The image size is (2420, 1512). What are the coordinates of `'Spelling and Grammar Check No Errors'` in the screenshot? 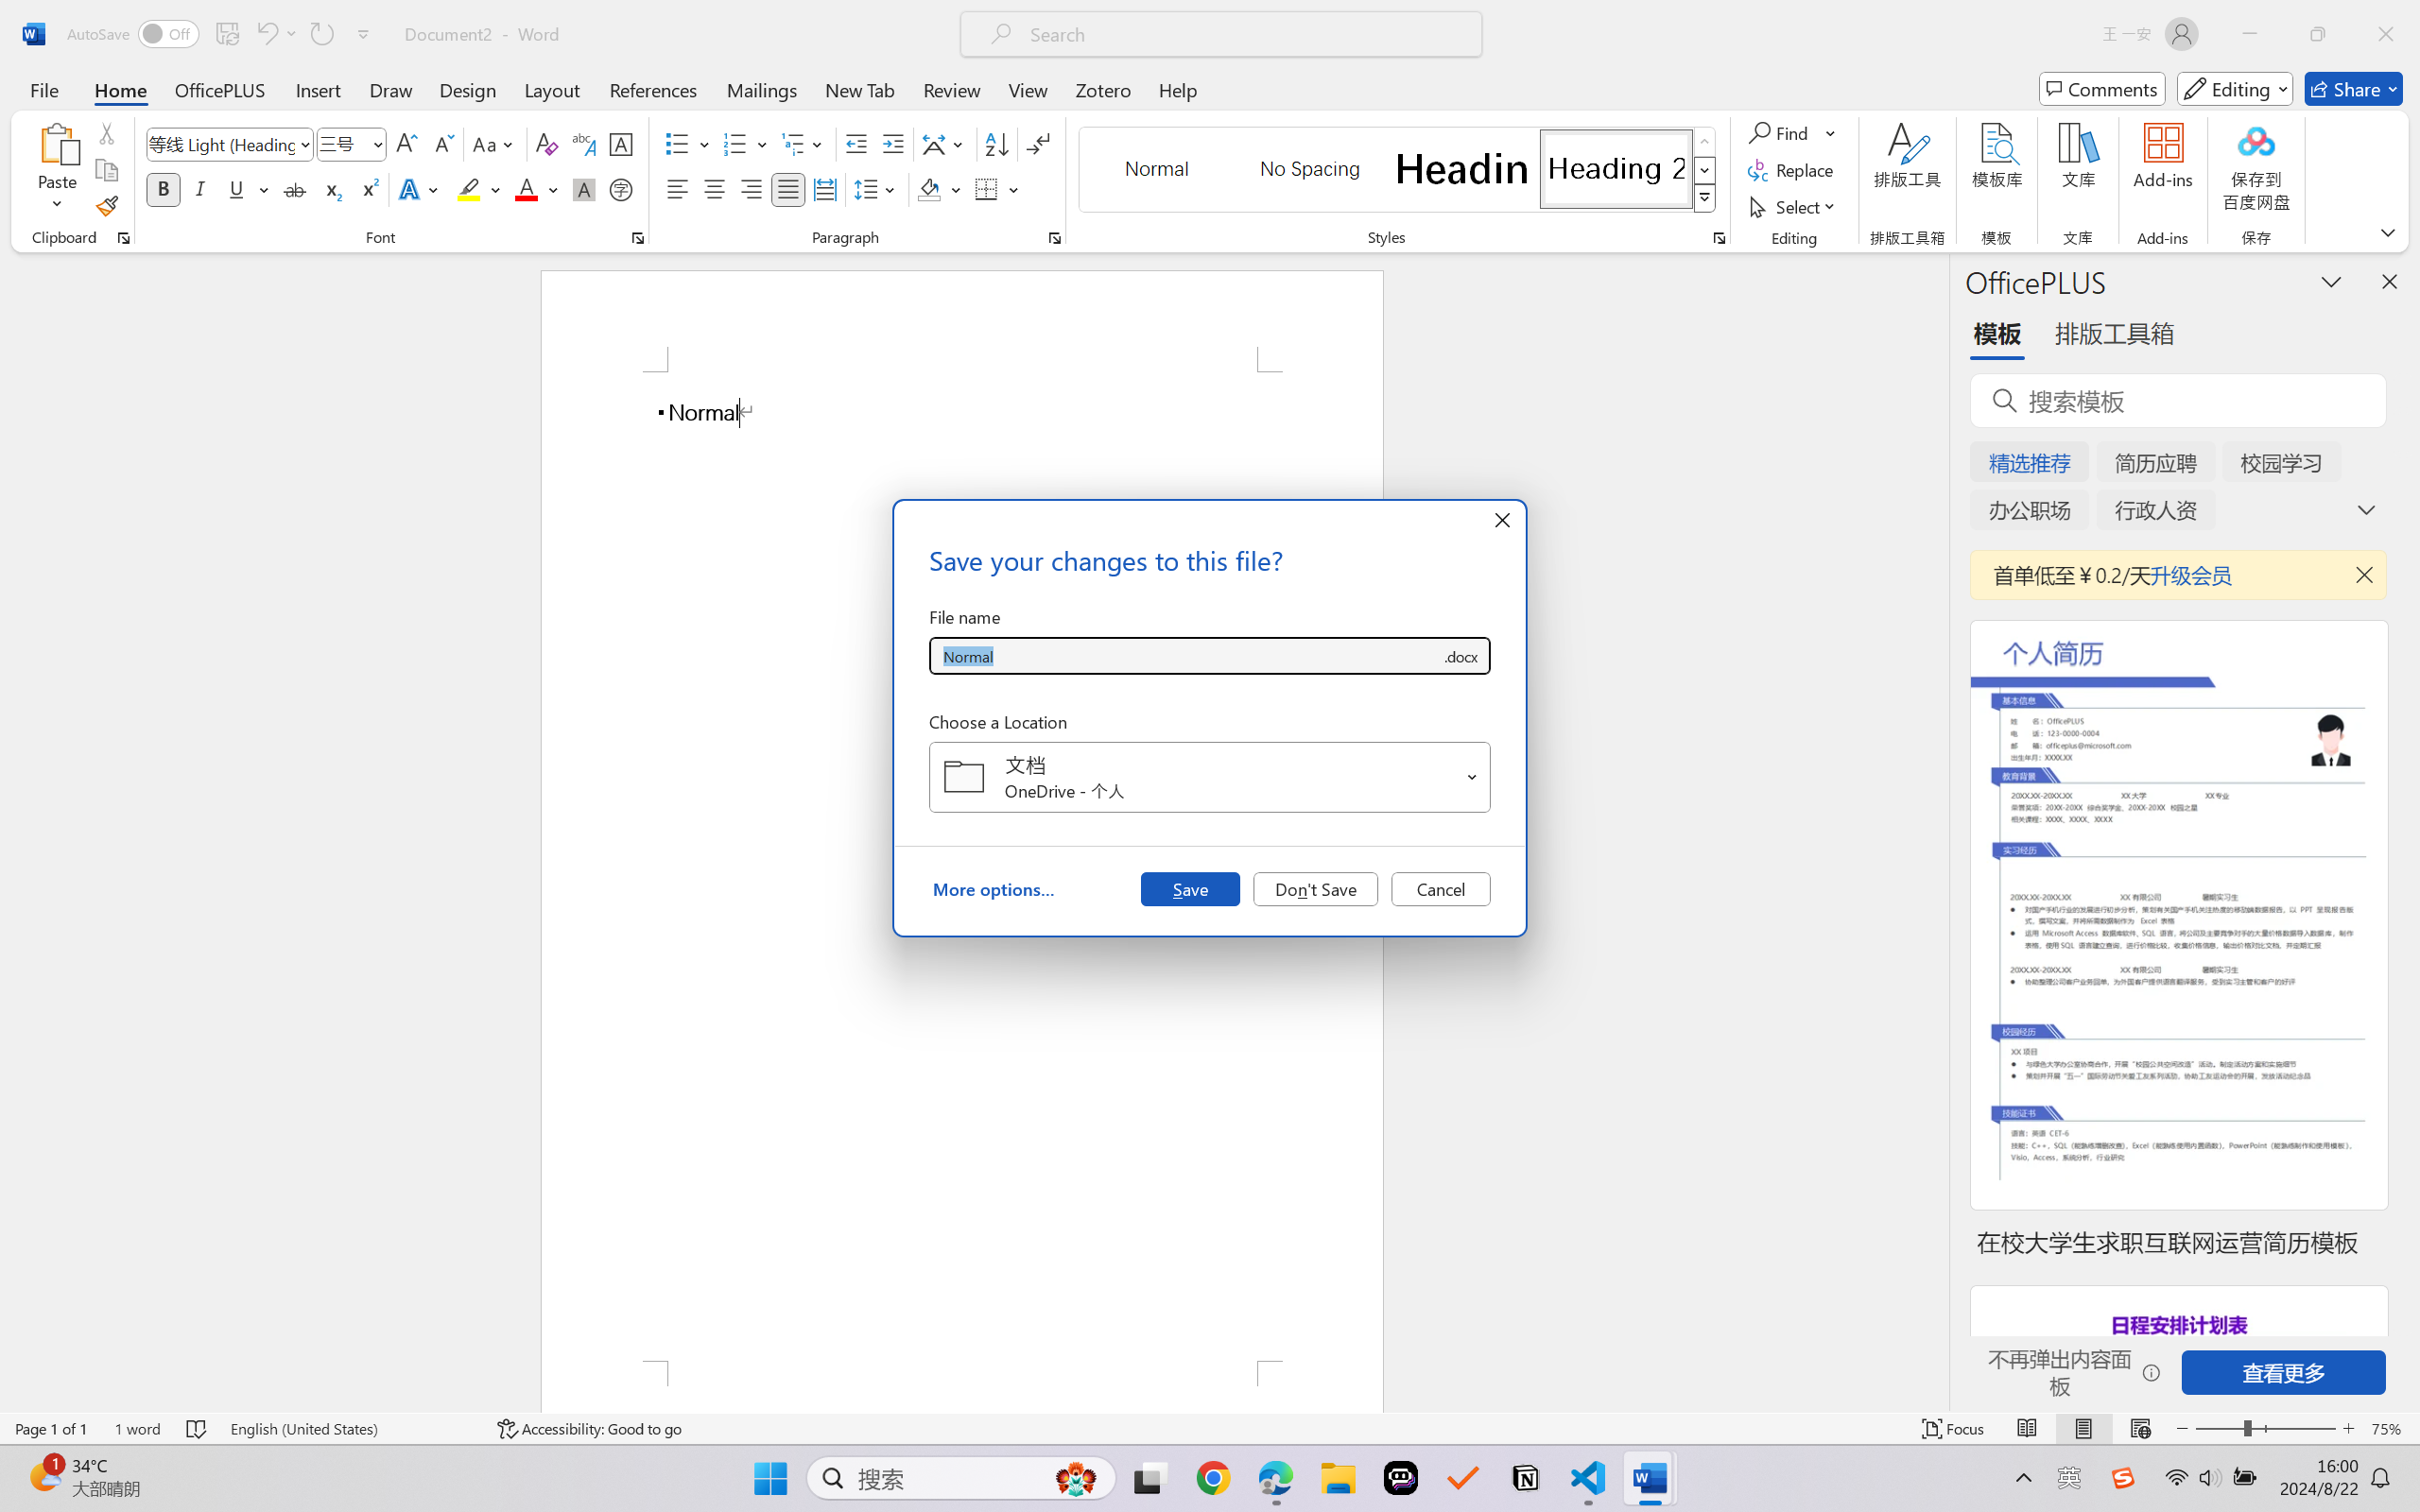 It's located at (197, 1428).